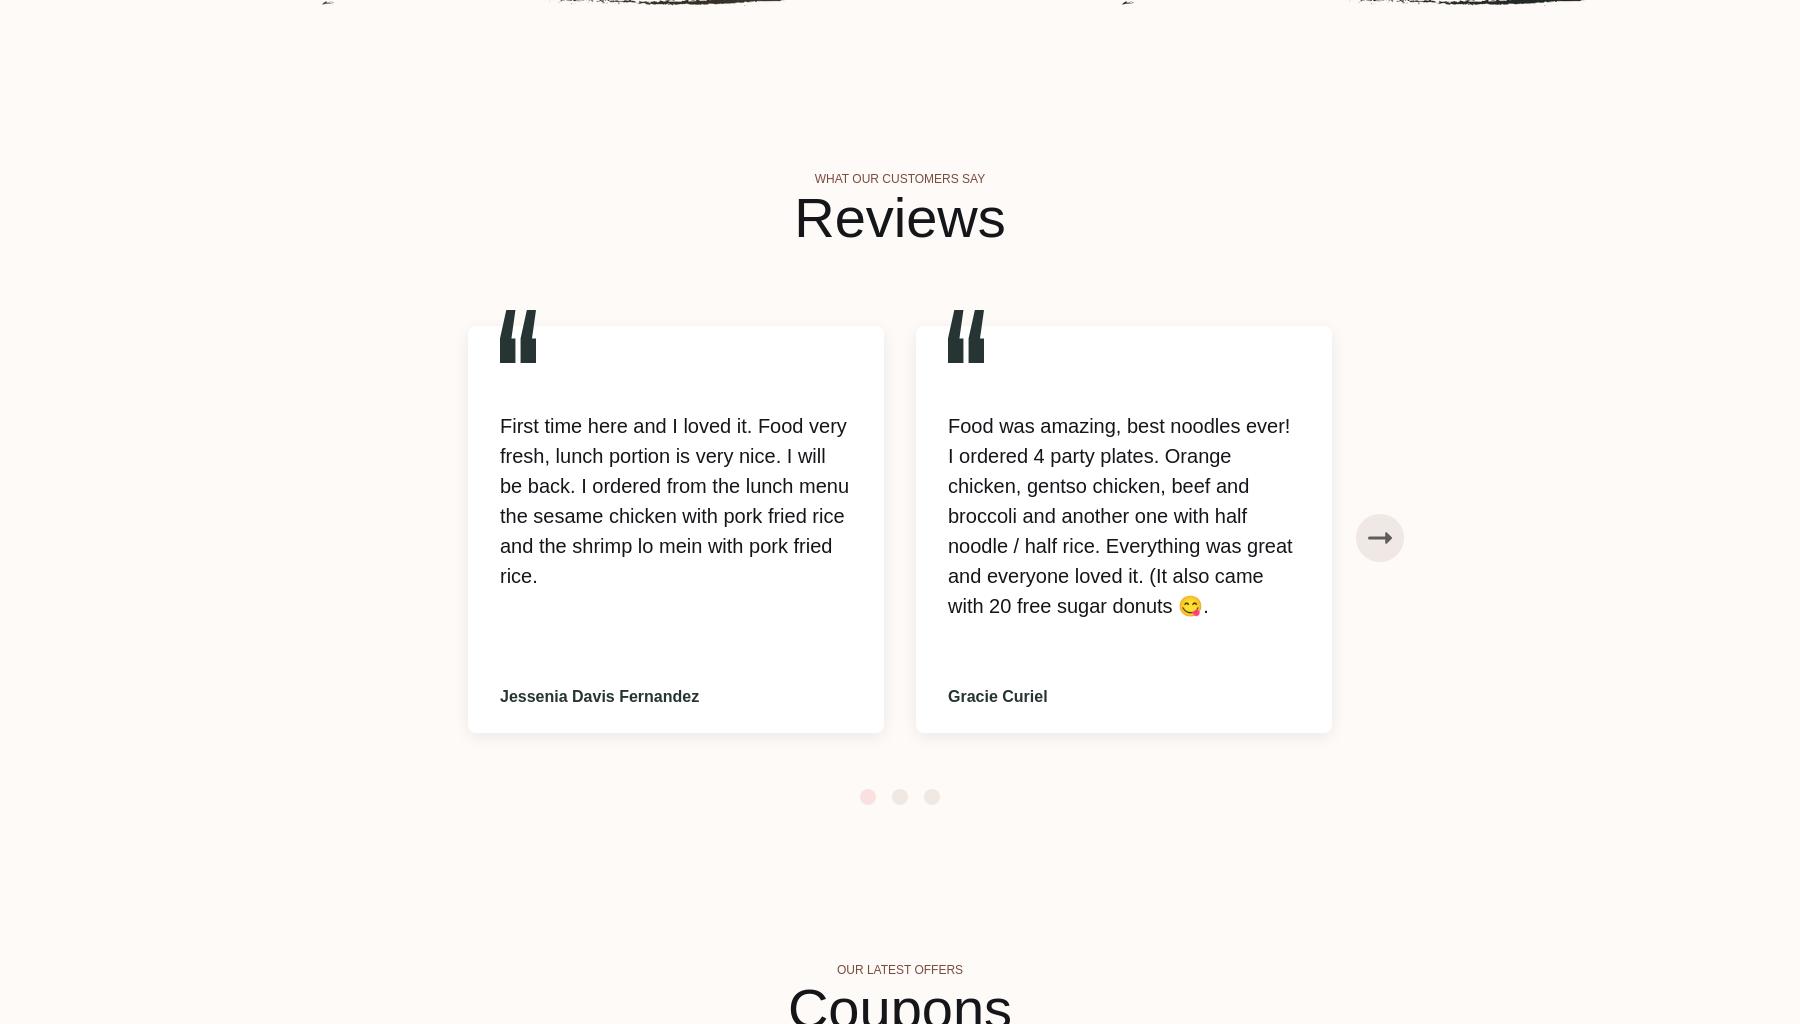 This screenshot has height=1024, width=1800. Describe the element at coordinates (1567, 470) in the screenshot. I see `'I just found out this Chinese restaurant and saw this. My first time trying it and it tasted delicious!!!! I’m coming back again just for this!'` at that location.